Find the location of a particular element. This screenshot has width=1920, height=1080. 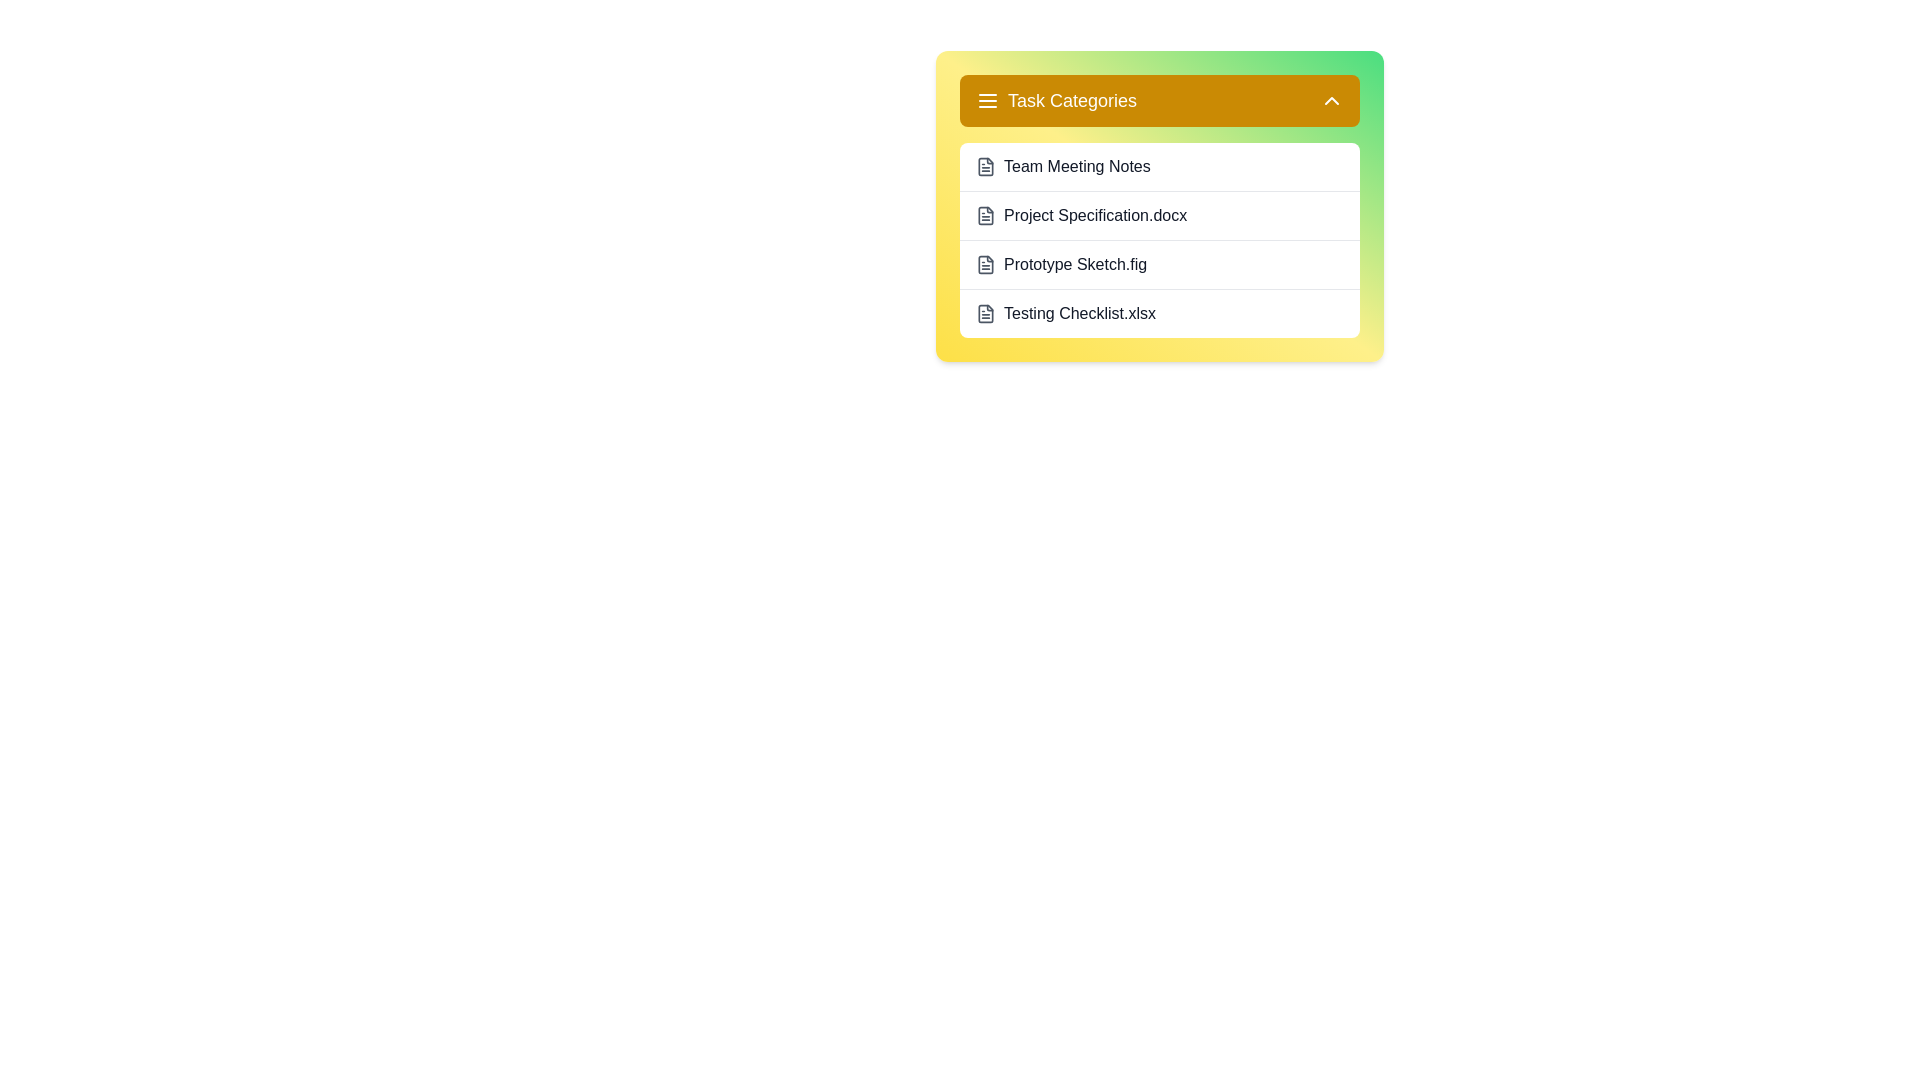

the task Prototype Sketch.fig from the task list is located at coordinates (1160, 263).